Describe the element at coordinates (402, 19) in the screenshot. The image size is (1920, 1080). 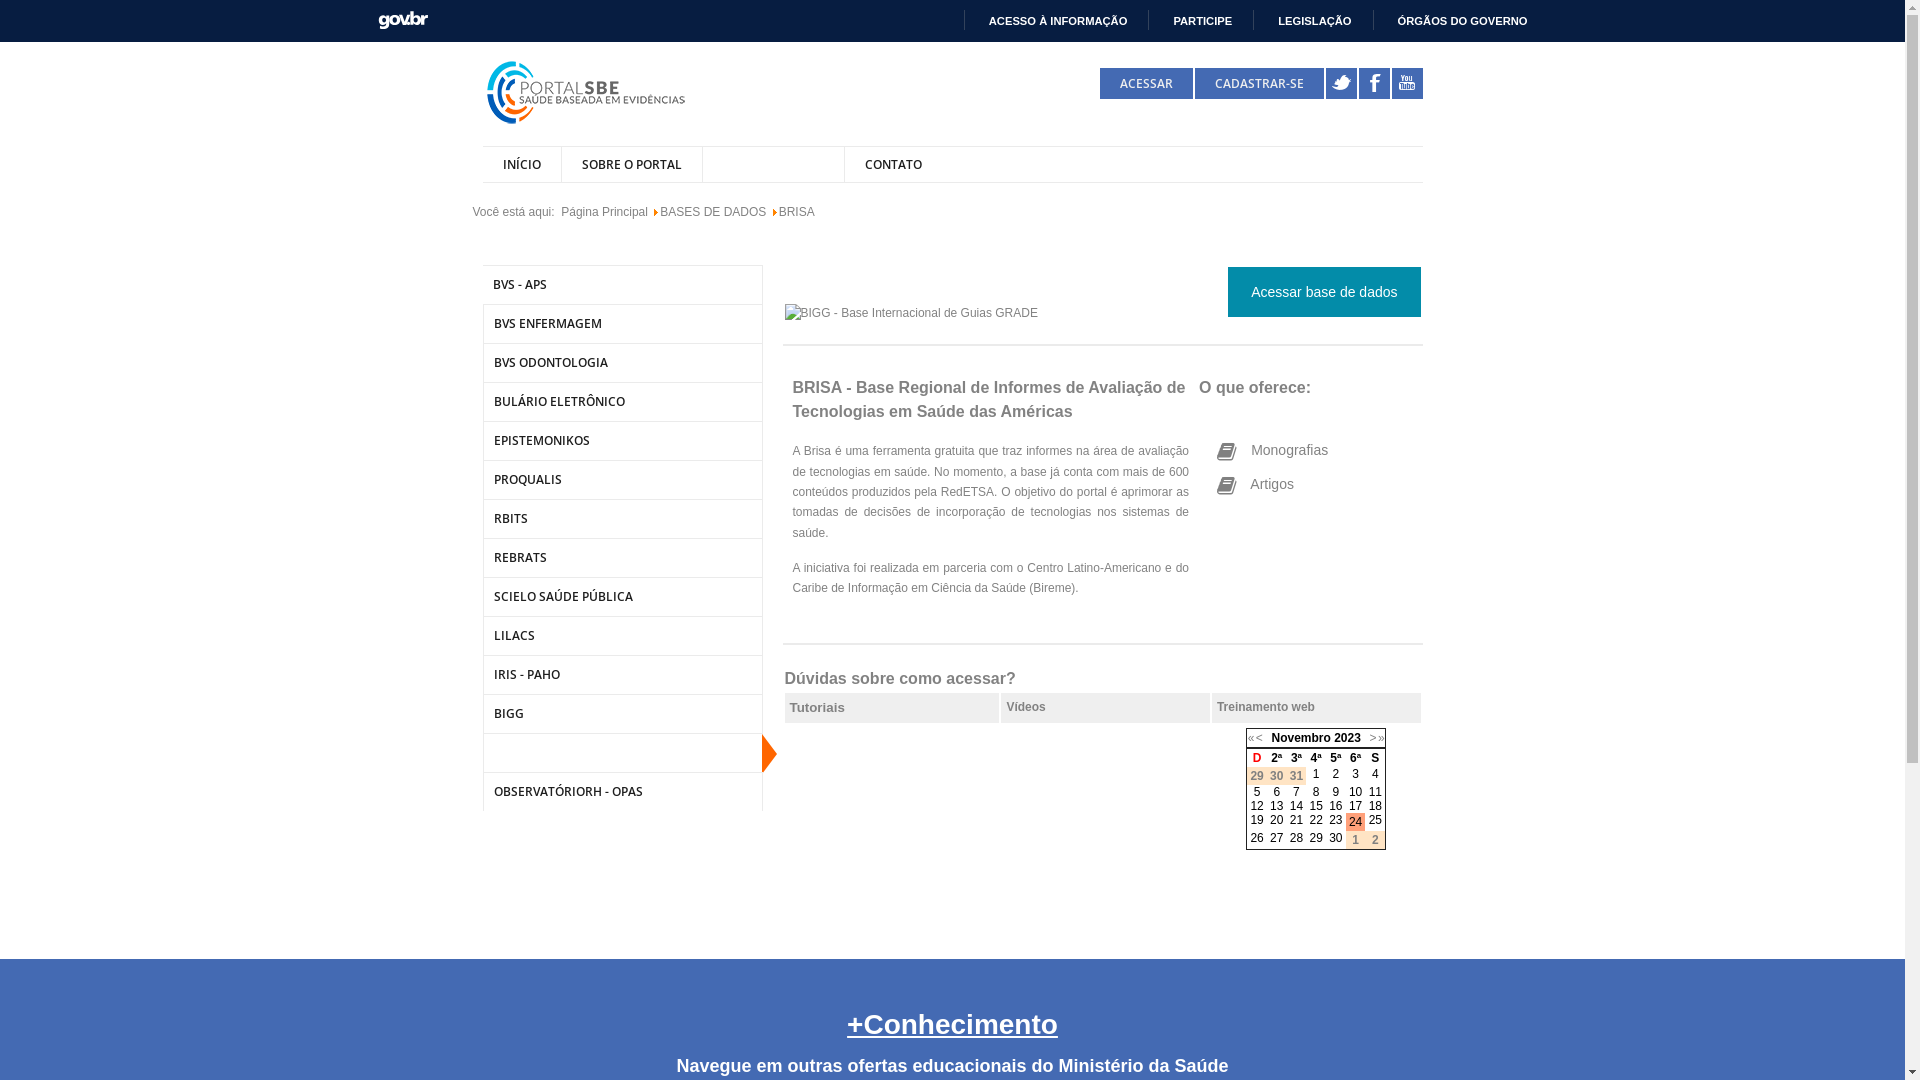
I see `'GOVBR'` at that location.